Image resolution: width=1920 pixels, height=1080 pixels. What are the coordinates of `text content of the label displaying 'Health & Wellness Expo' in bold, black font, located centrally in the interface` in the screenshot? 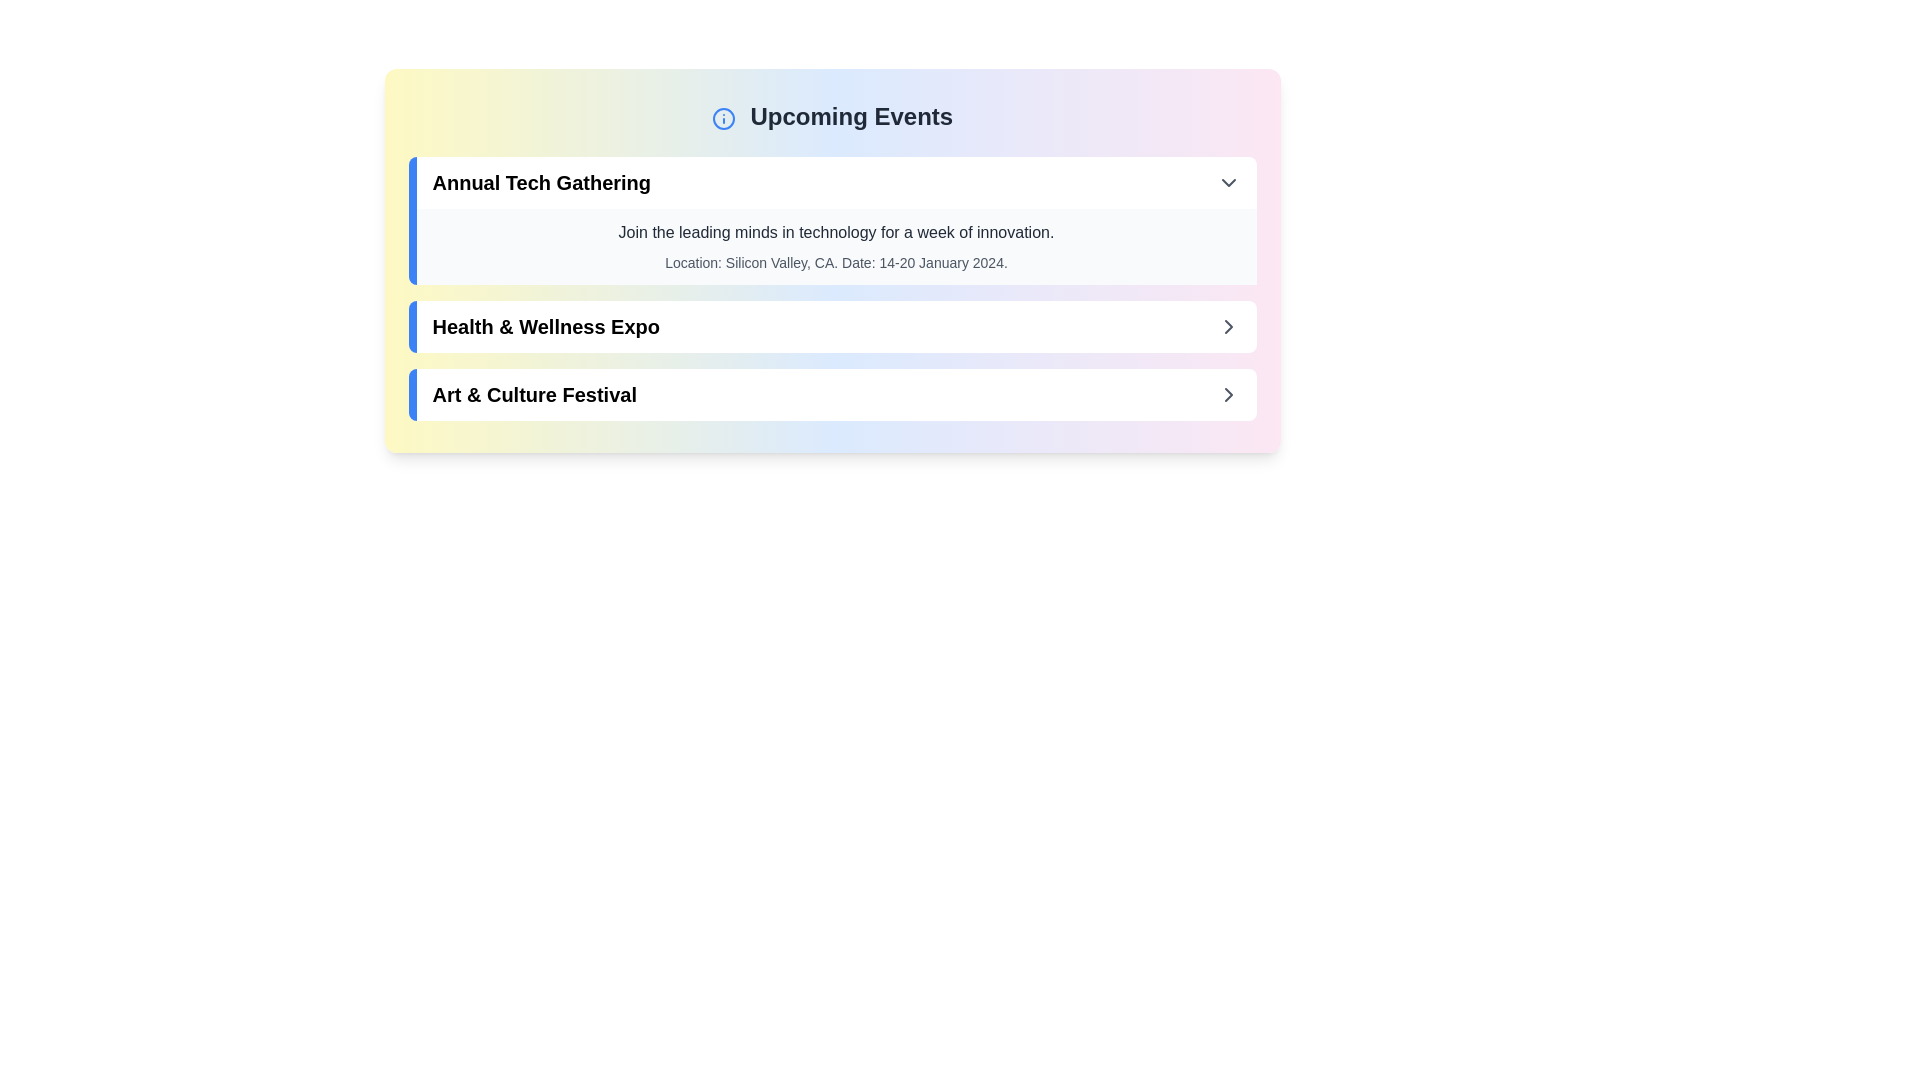 It's located at (546, 326).